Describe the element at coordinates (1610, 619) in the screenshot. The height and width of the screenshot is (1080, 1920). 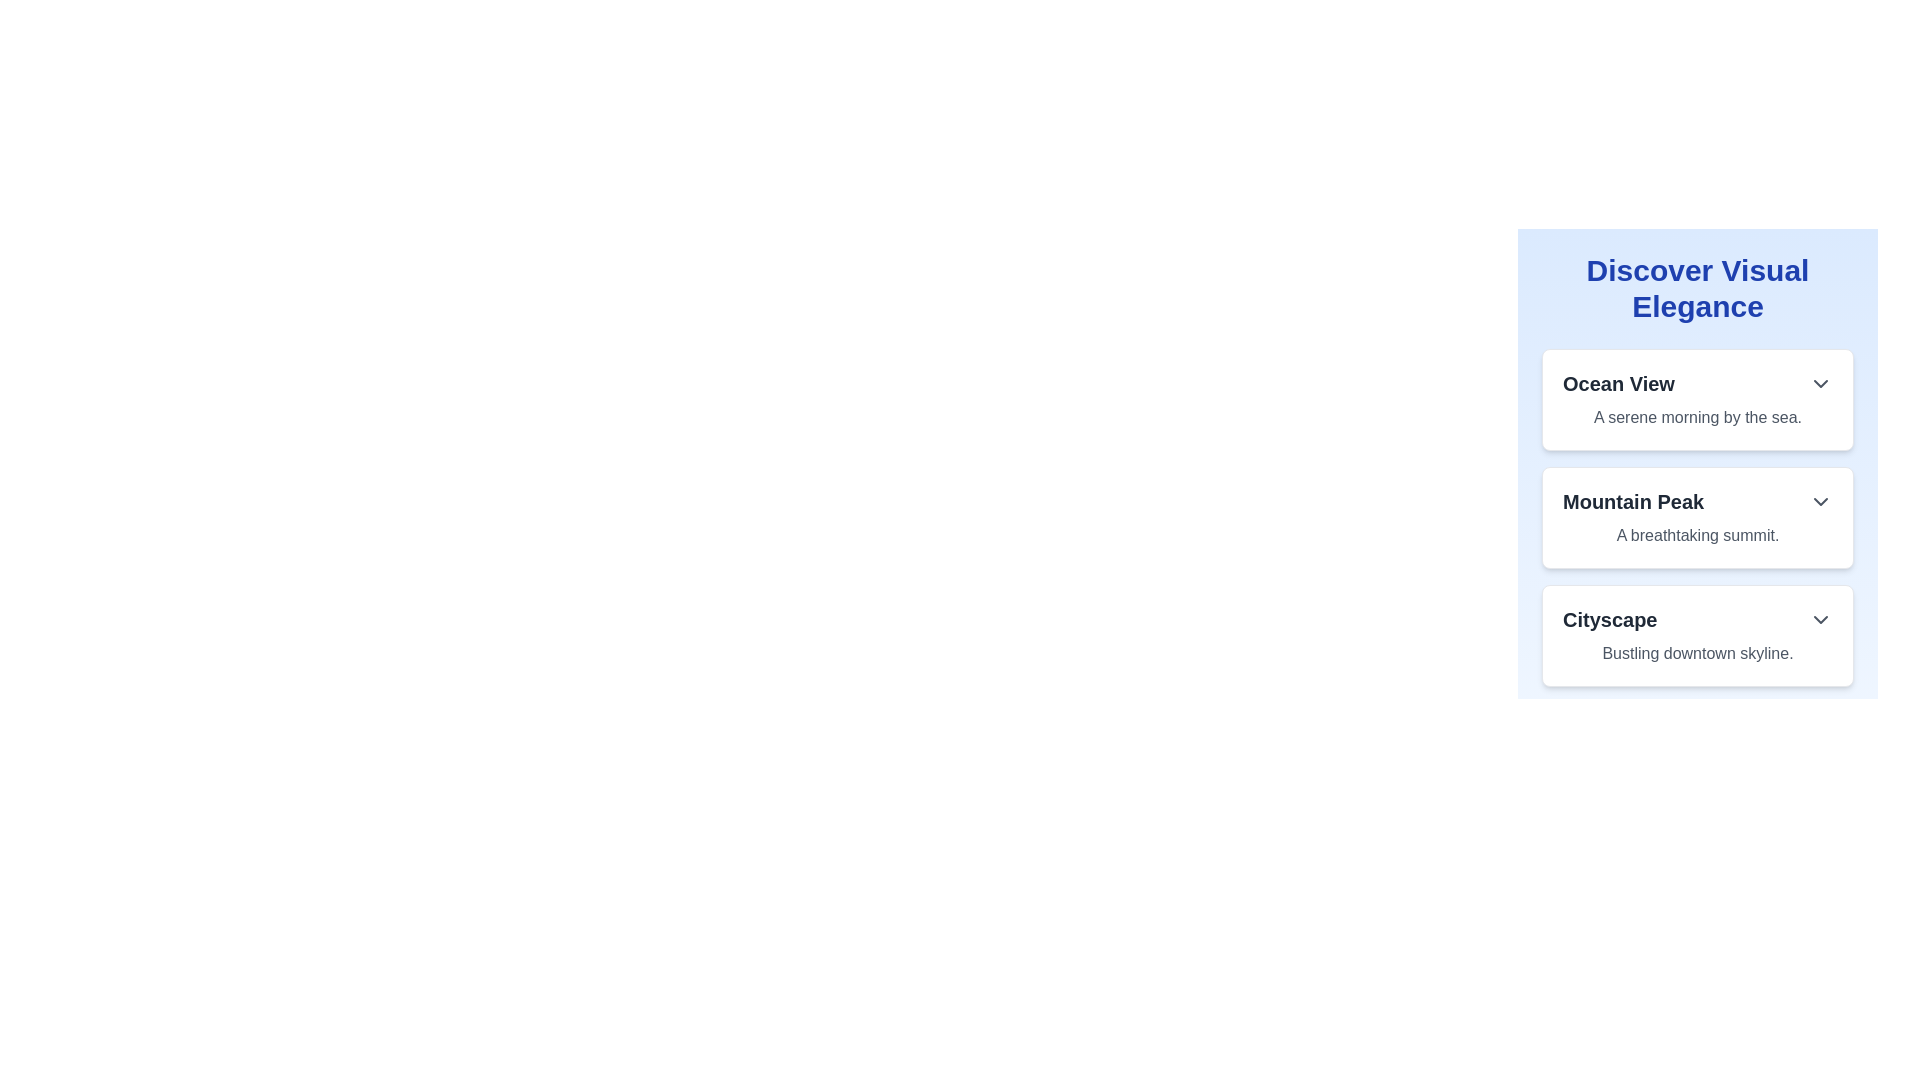
I see `the 'Cityscape' text label which is styled in bold, large dark gray font, located as the title of the third entry in the vertical list on the right side of the interface` at that location.